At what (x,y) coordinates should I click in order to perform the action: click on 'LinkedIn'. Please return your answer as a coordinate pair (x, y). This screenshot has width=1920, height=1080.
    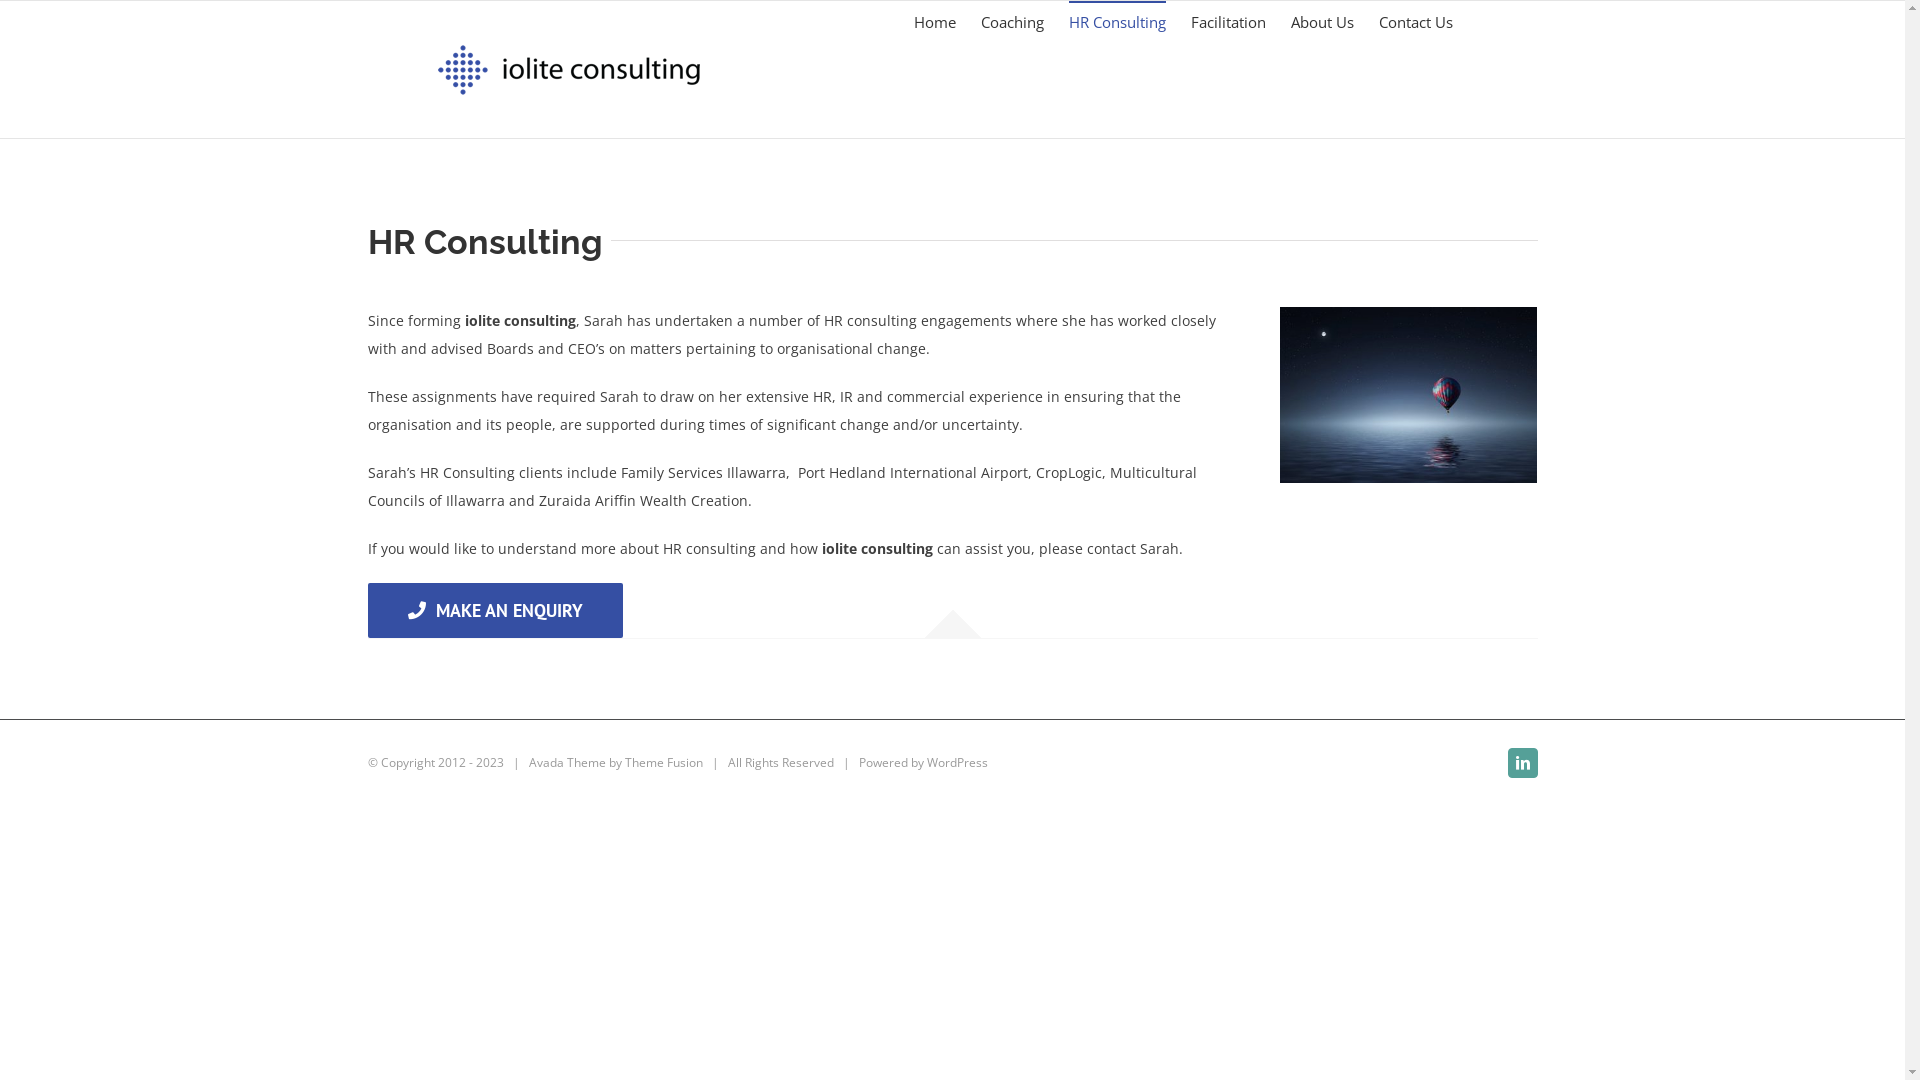
    Looking at the image, I should click on (1521, 763).